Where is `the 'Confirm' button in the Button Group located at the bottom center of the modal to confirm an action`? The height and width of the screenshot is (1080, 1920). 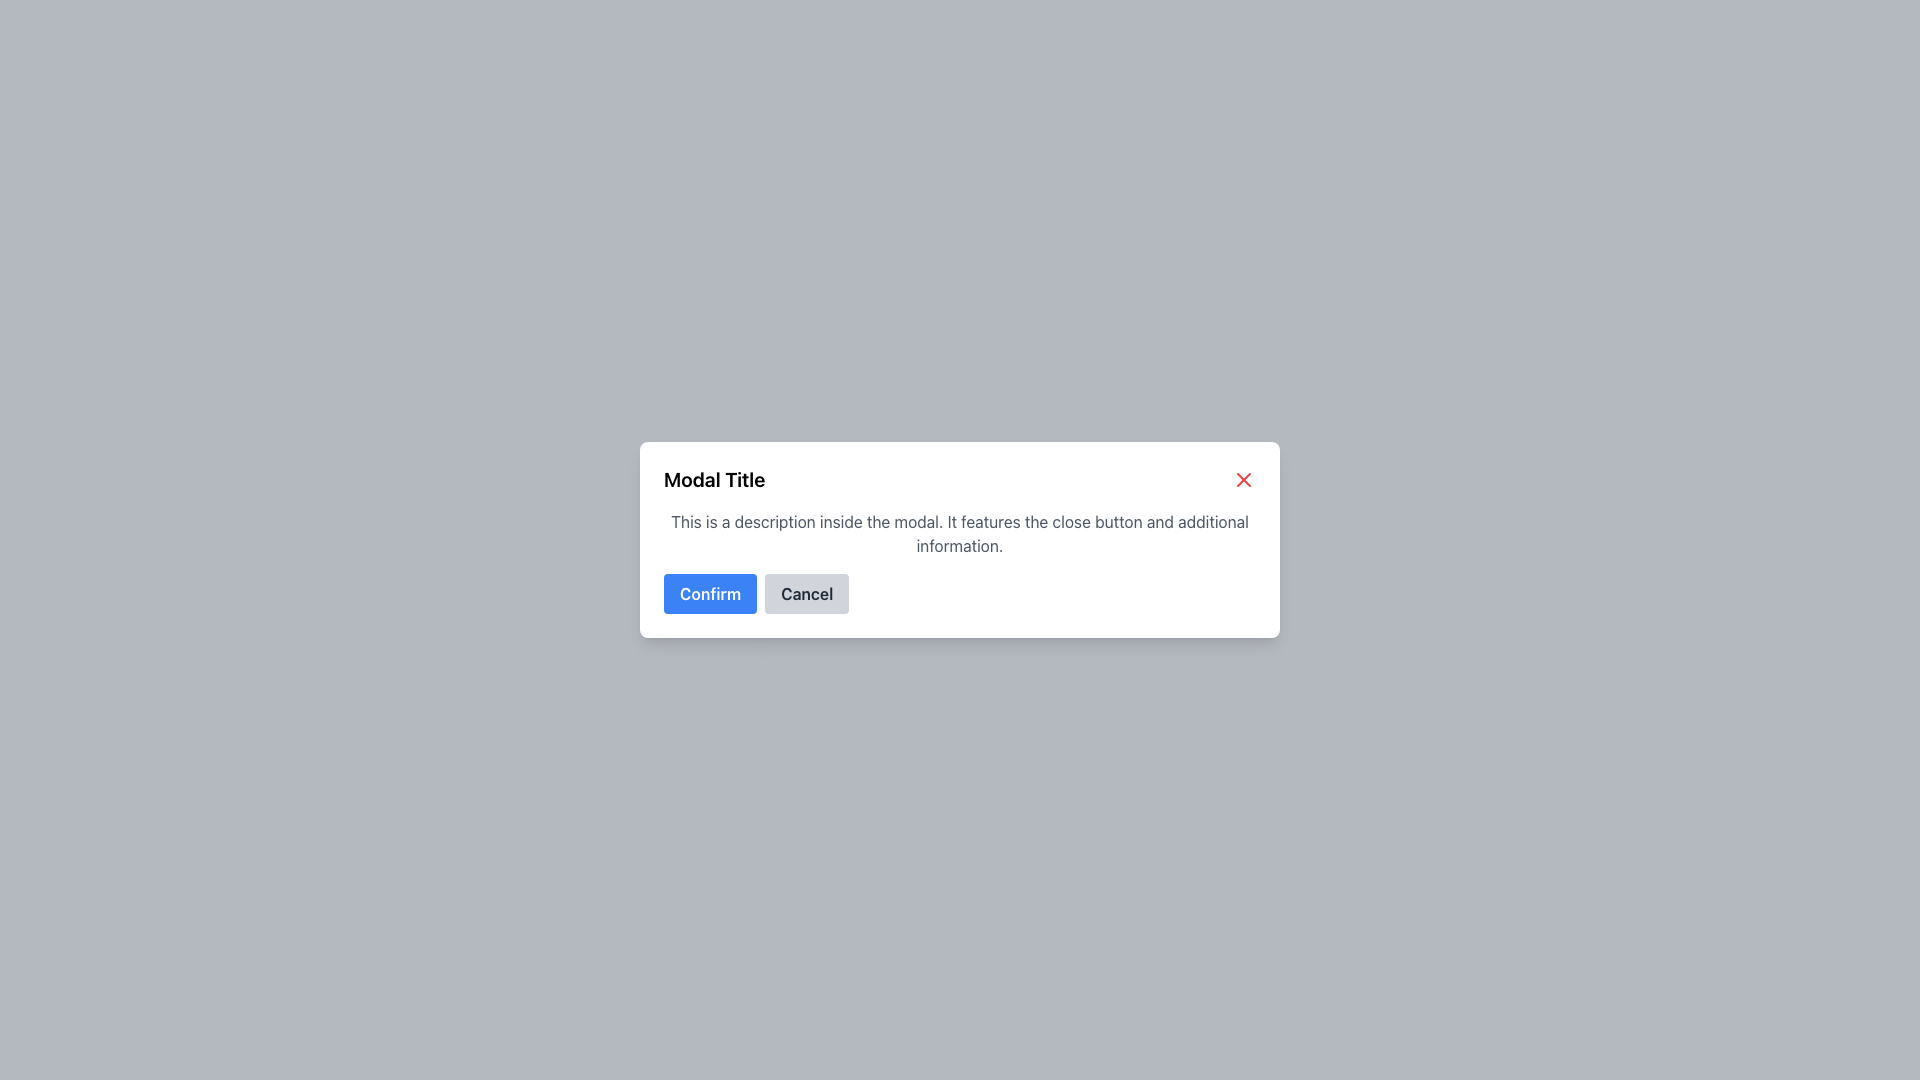
the 'Confirm' button in the Button Group located at the bottom center of the modal to confirm an action is located at coordinates (755, 593).